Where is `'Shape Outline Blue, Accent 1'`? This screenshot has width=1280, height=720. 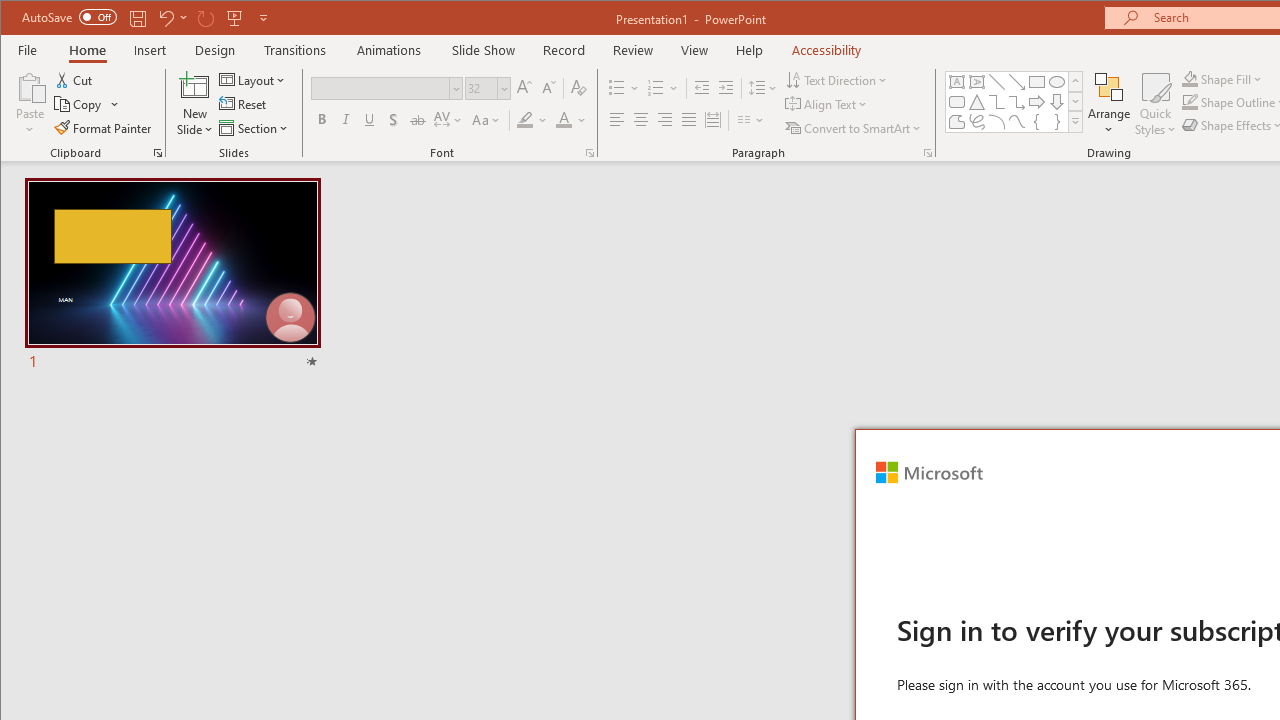 'Shape Outline Blue, Accent 1' is located at coordinates (1189, 102).